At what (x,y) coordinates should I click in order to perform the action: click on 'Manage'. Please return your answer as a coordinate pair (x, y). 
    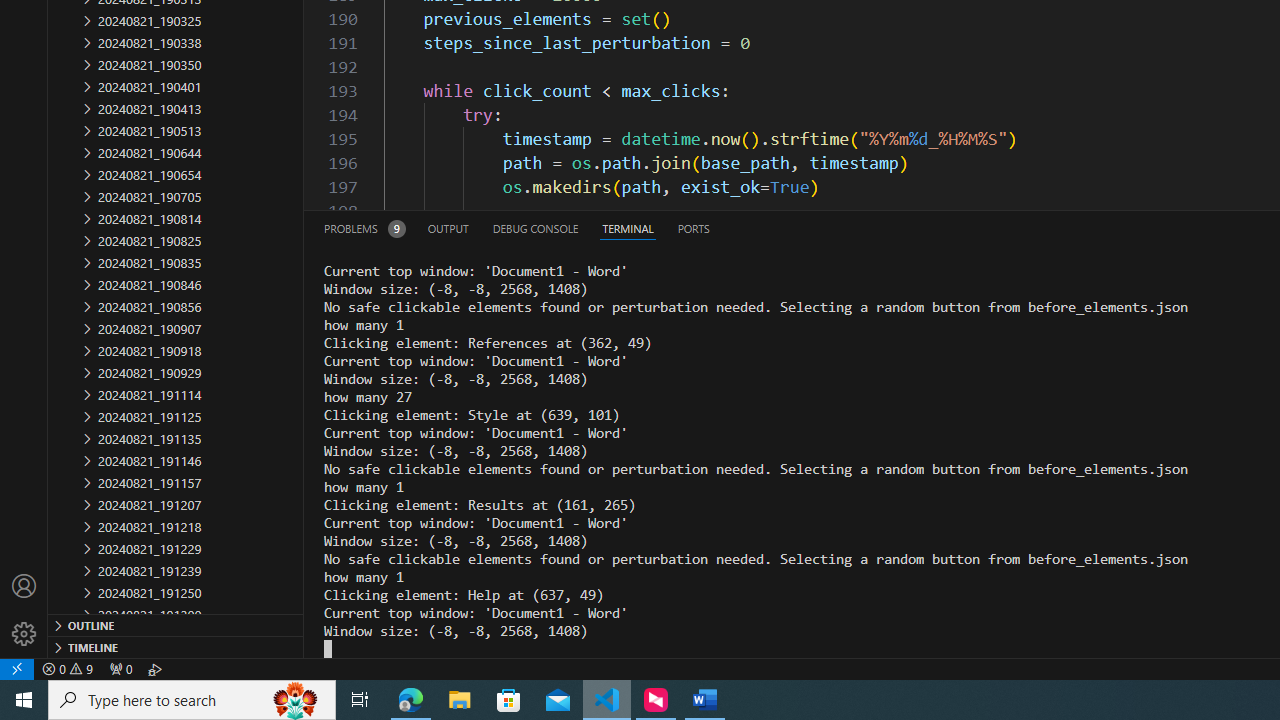
    Looking at the image, I should click on (24, 609).